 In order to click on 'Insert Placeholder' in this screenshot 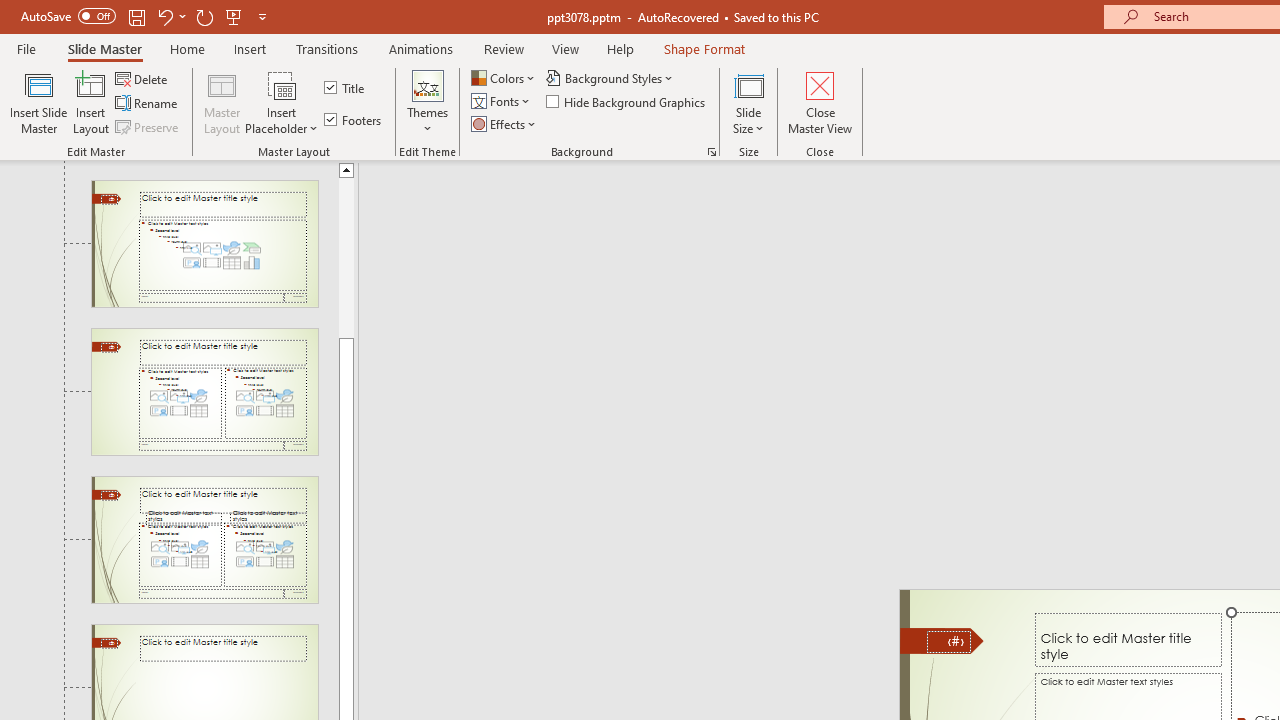, I will do `click(281, 103)`.